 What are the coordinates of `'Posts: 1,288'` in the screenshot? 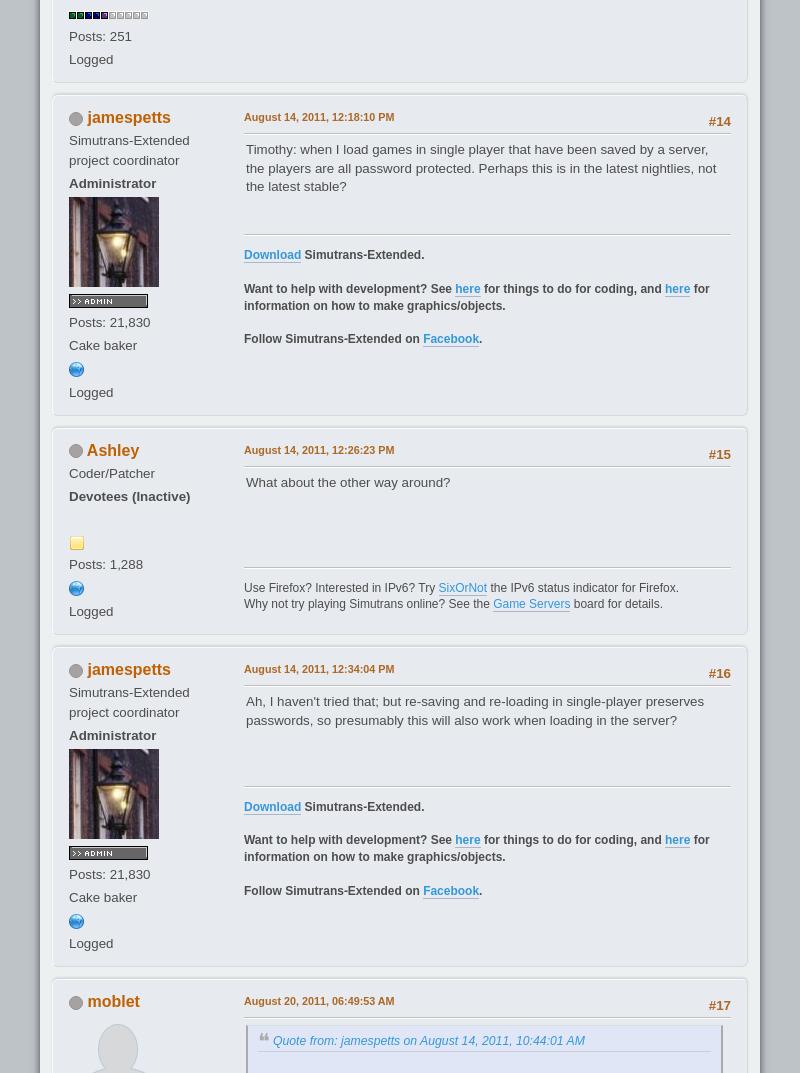 It's located at (105, 564).